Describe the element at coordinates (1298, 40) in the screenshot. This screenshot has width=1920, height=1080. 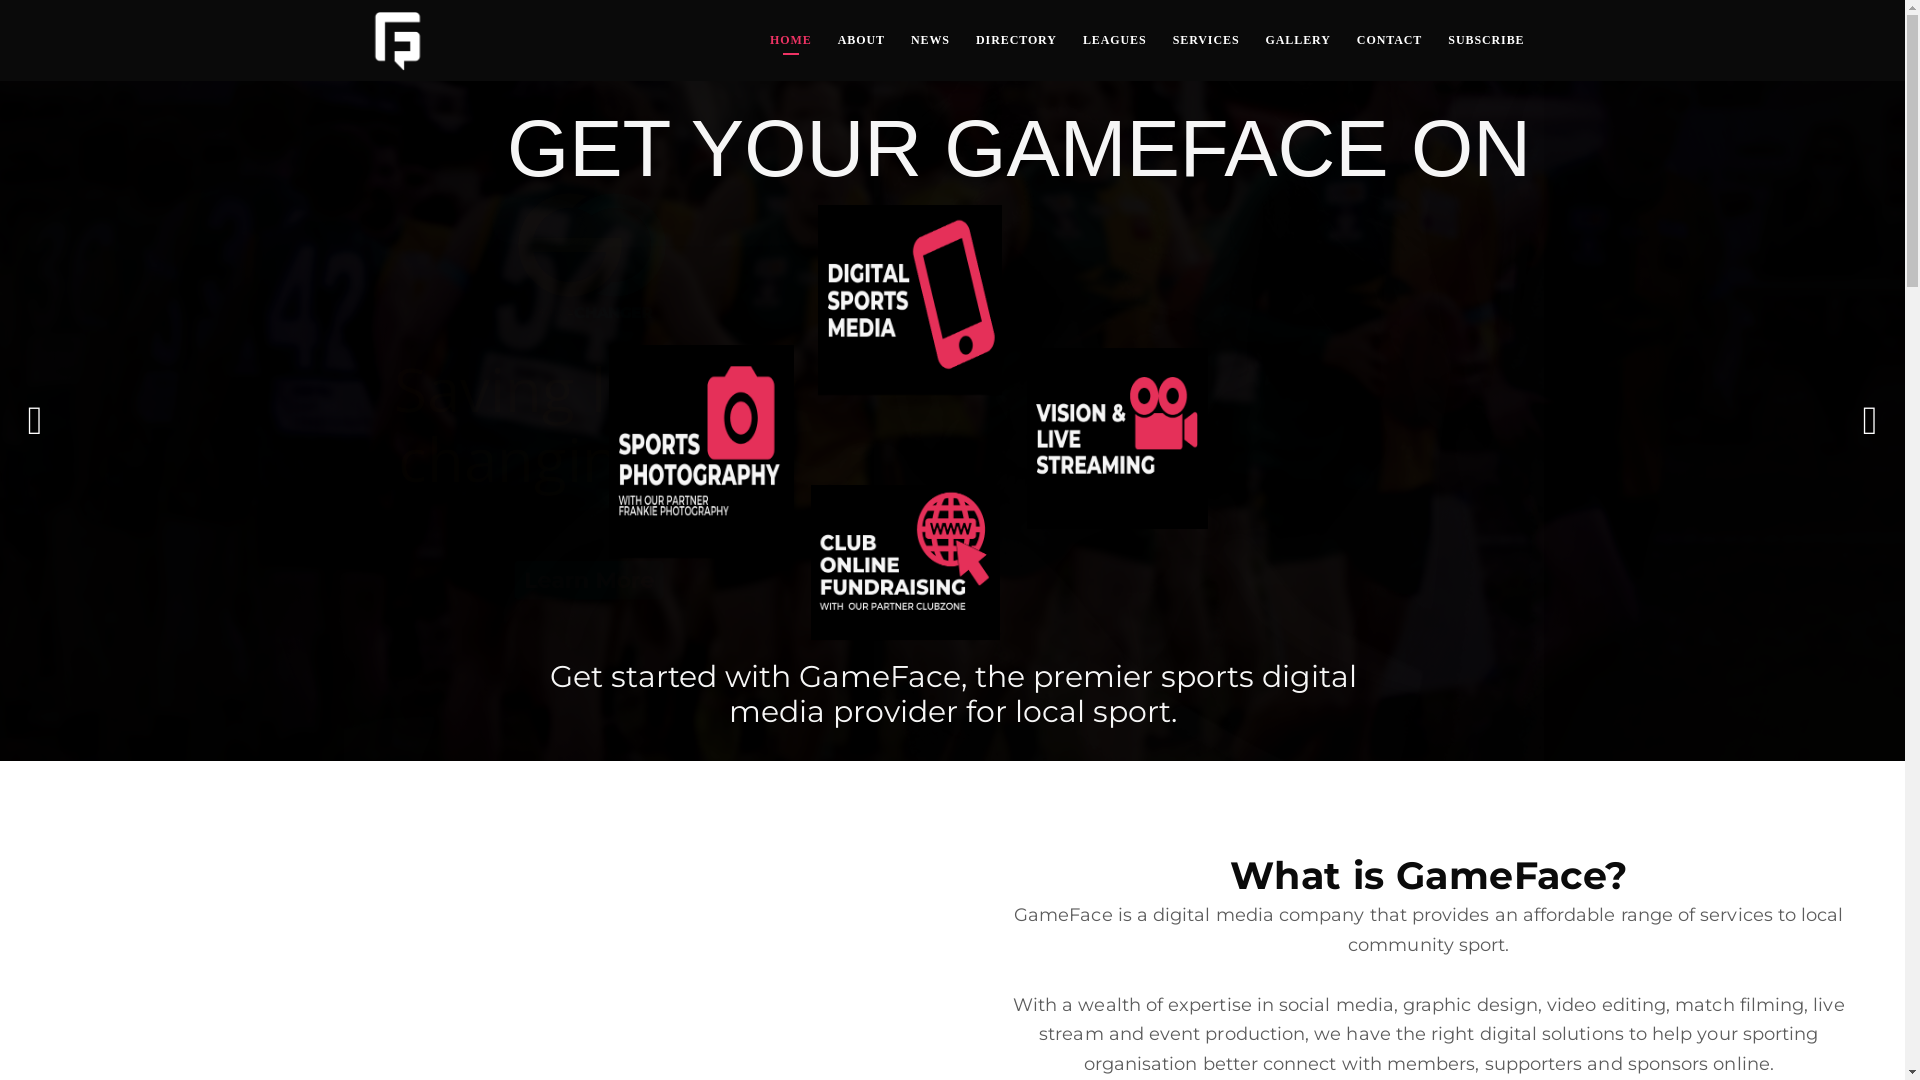
I see `'GALLERY'` at that location.